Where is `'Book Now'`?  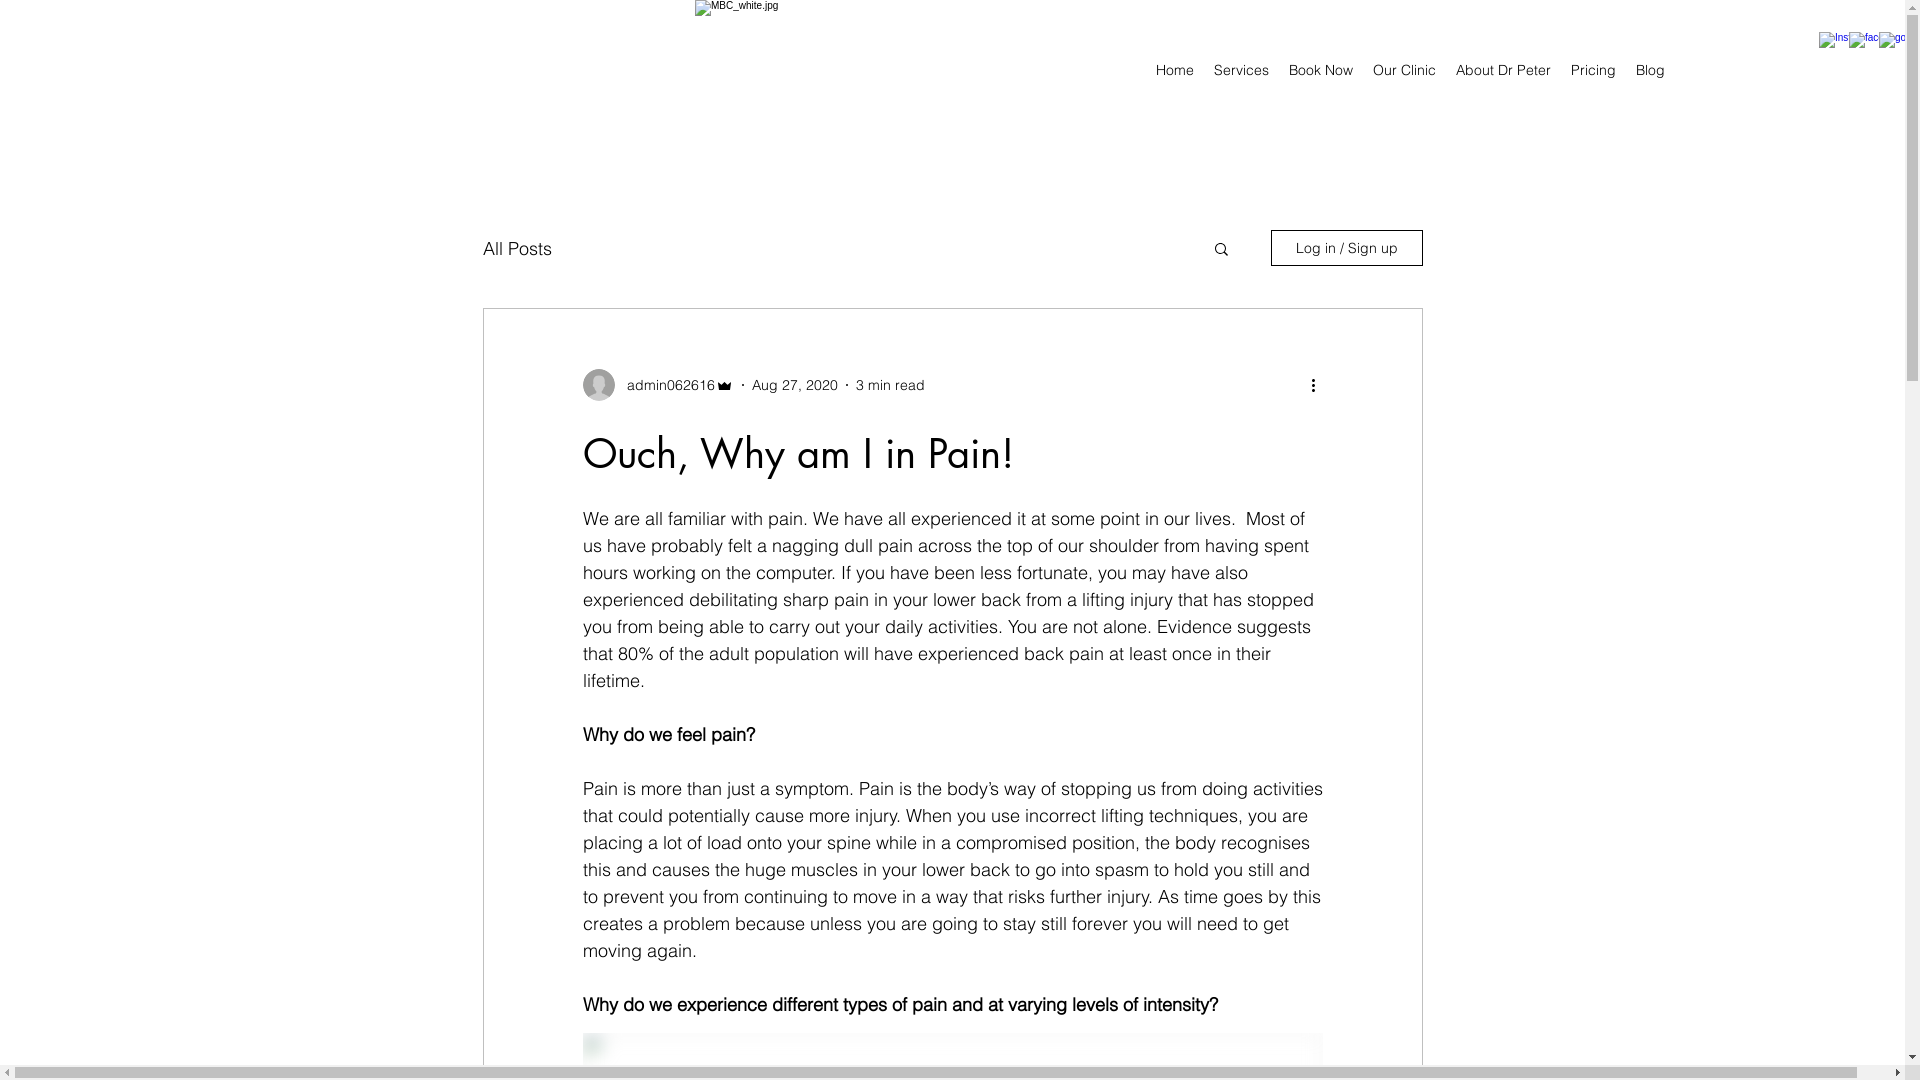 'Book Now' is located at coordinates (1320, 68).